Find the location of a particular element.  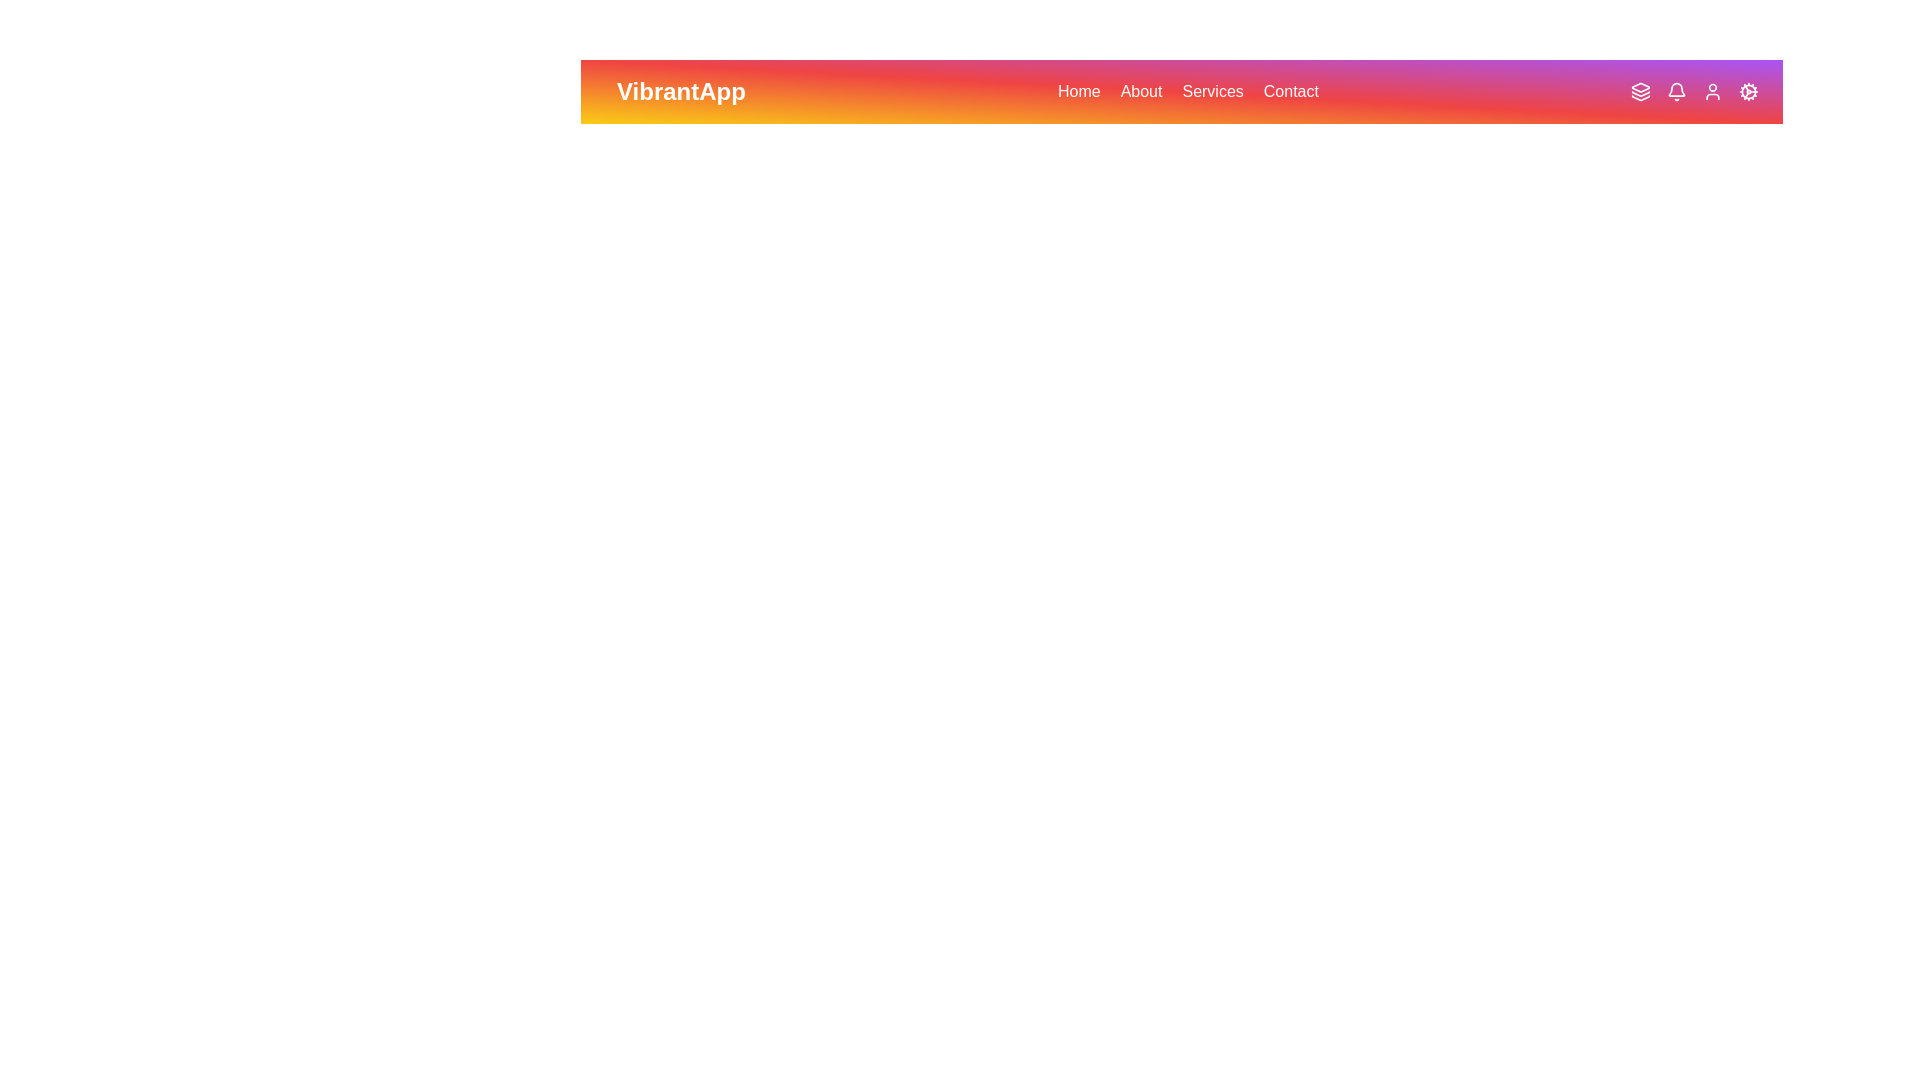

the Layers icon in the VibrantAppBar is located at coordinates (1641, 92).